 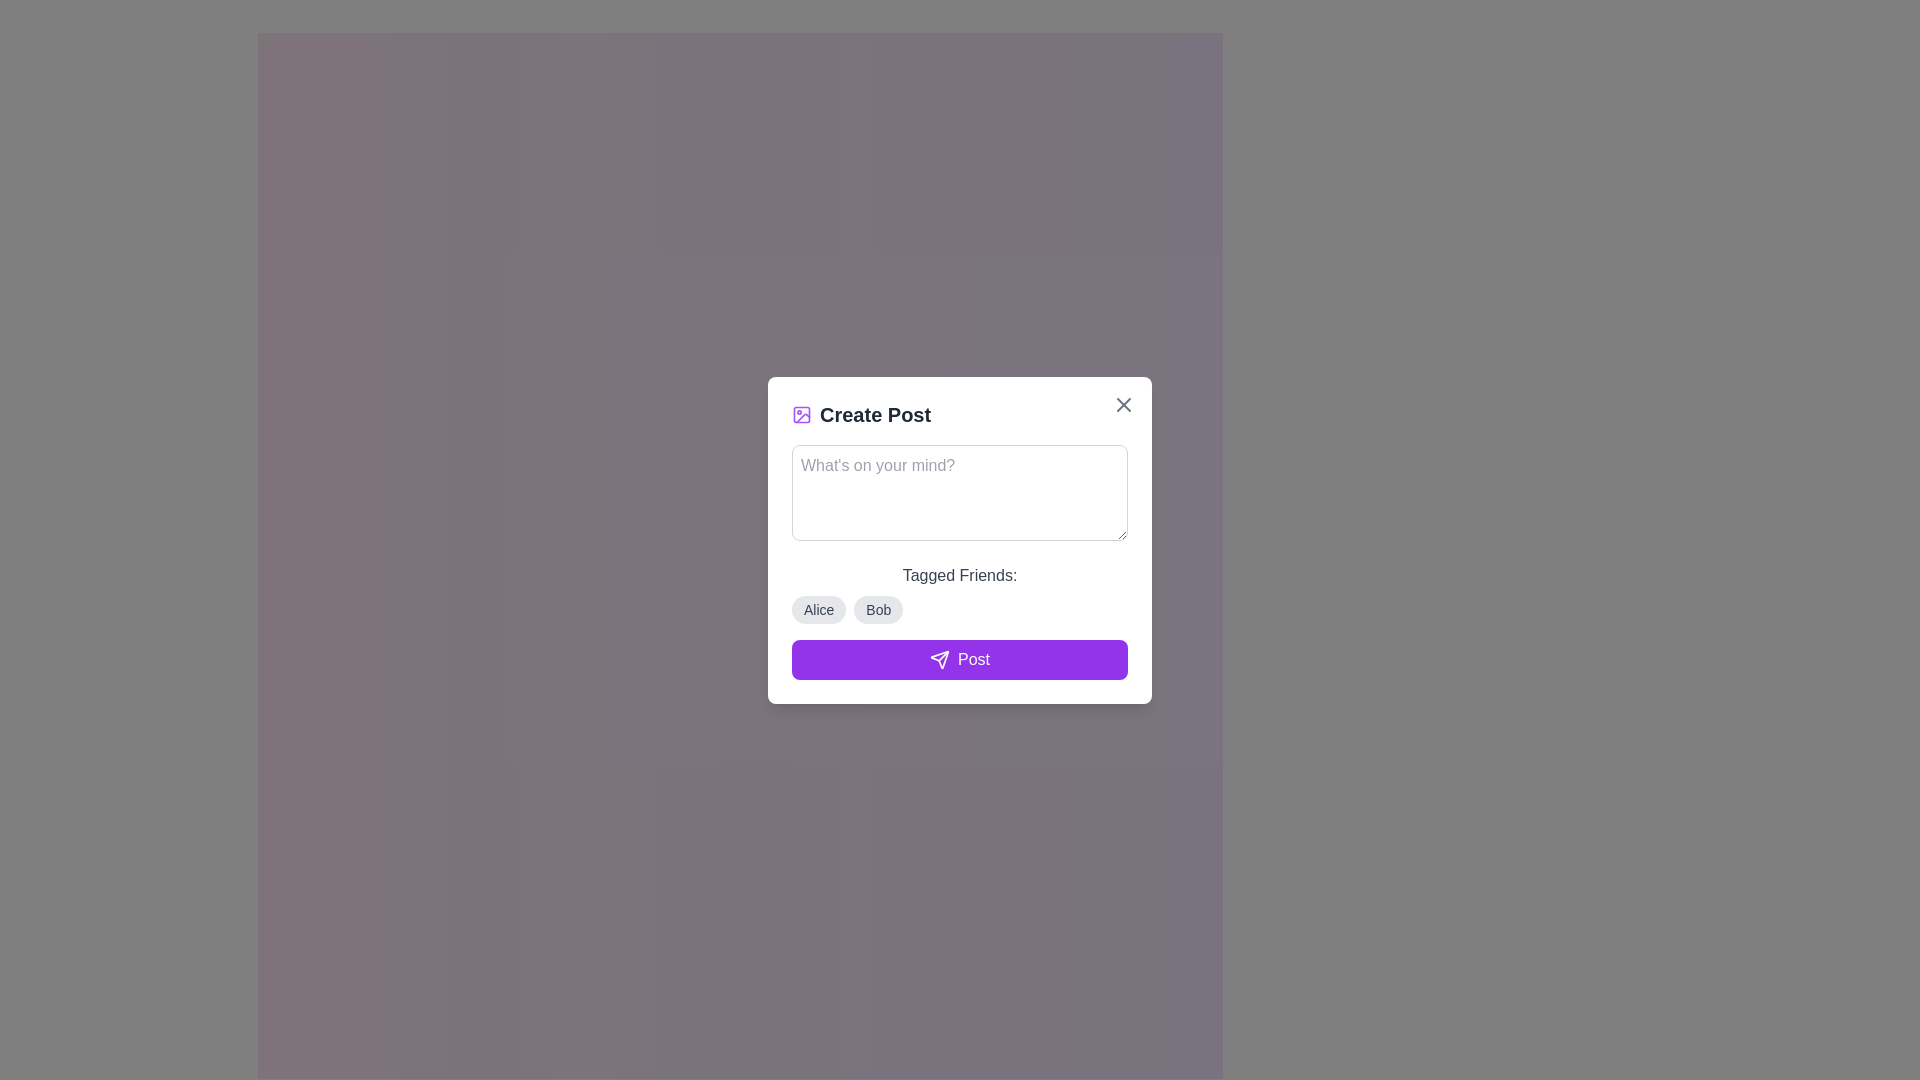 I want to click on the non-interactive text label indicating the section for tagged friends, which is positioned below the 'What's on your mind?' text input area and above the names 'Alice' and 'Bob', so click(x=960, y=575).